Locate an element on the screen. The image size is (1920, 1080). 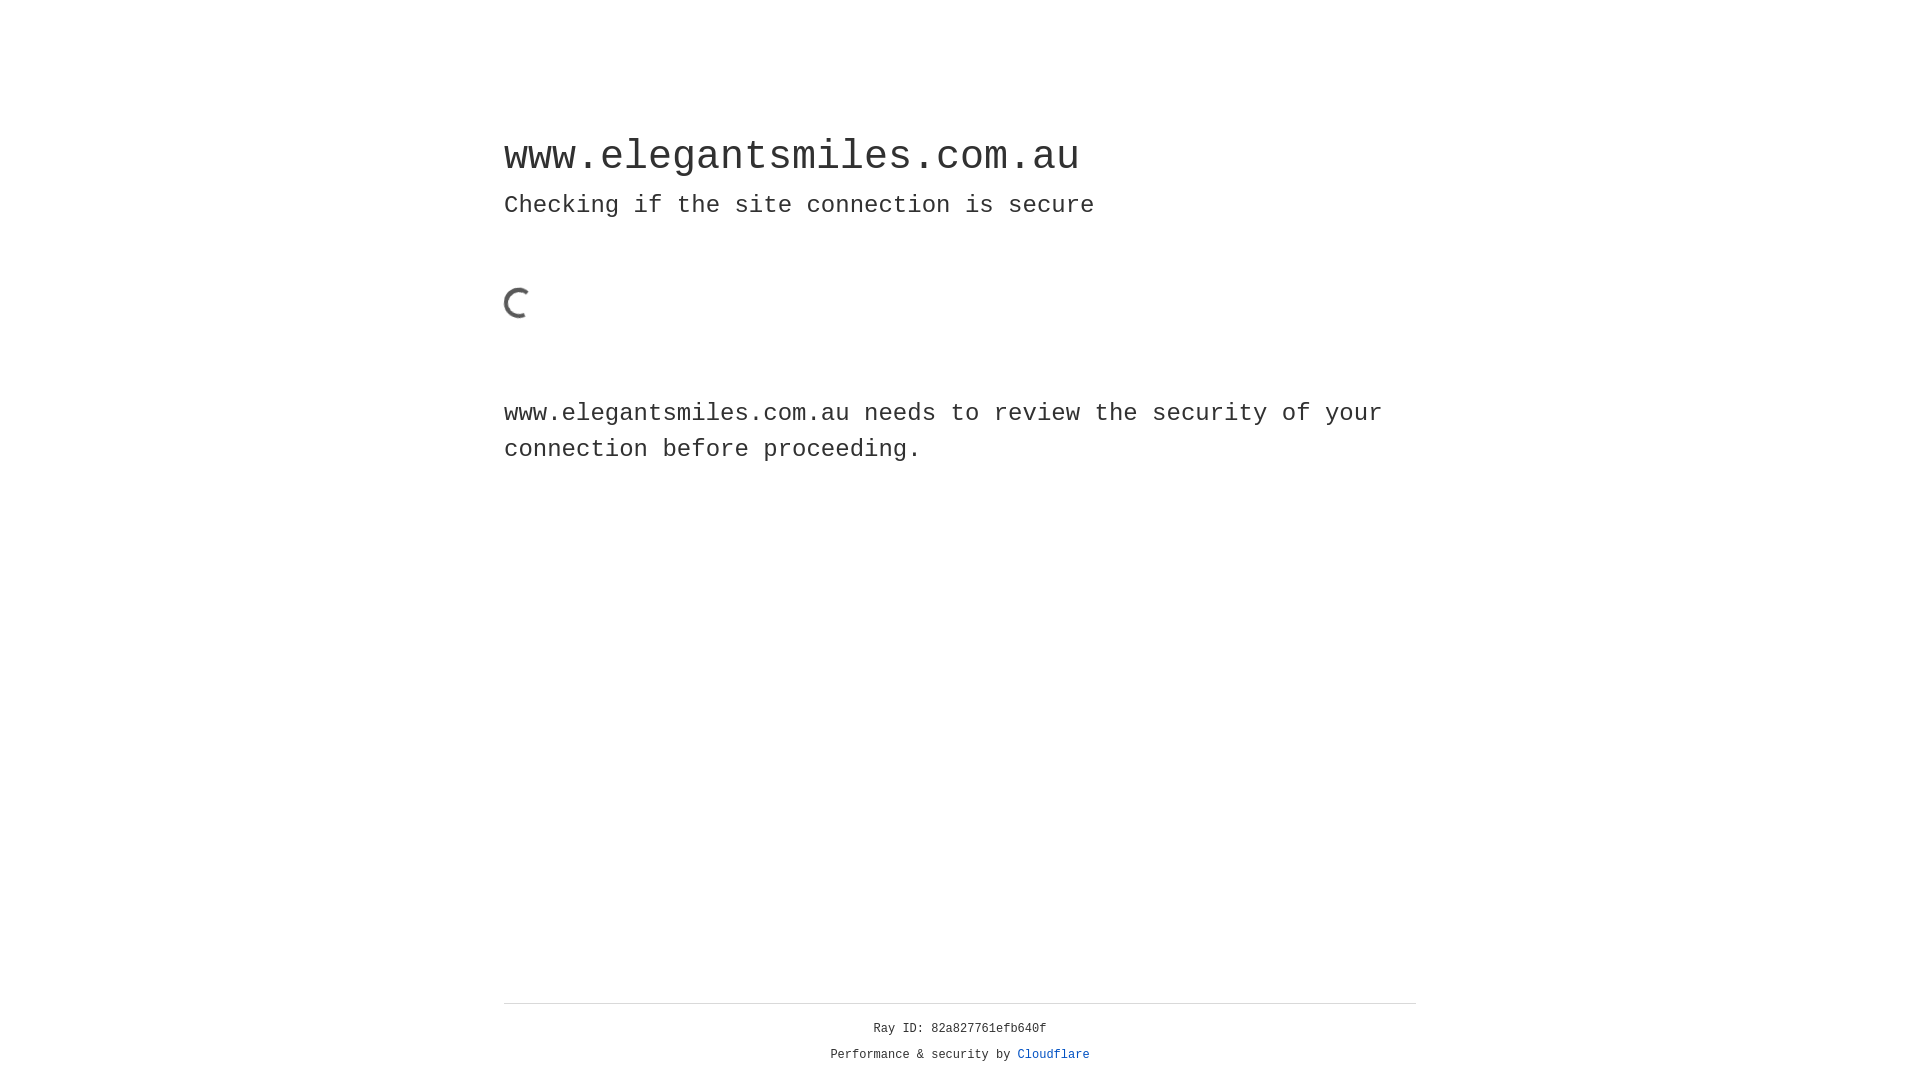
'Cloudflare' is located at coordinates (1053, 1054).